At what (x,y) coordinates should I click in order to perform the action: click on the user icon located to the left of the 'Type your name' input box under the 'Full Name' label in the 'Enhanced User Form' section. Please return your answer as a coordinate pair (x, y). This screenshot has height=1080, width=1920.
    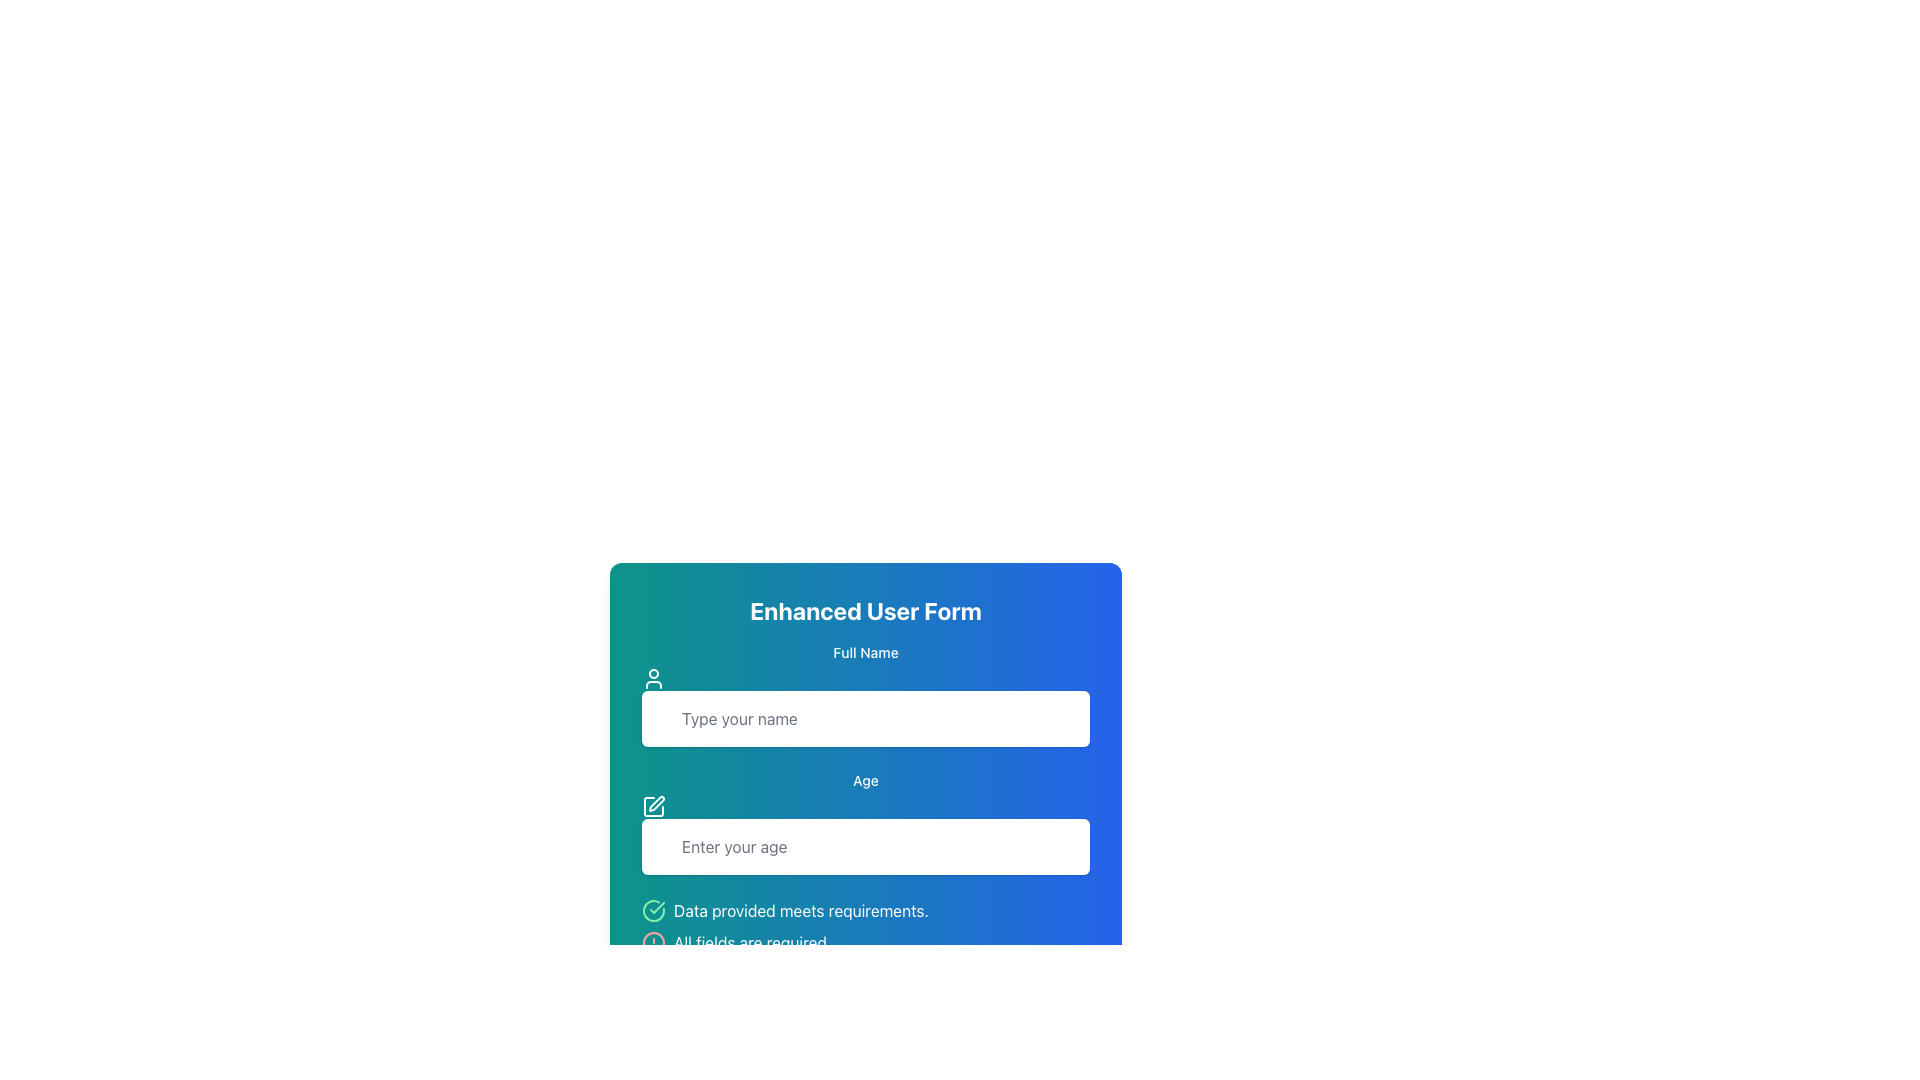
    Looking at the image, I should click on (653, 677).